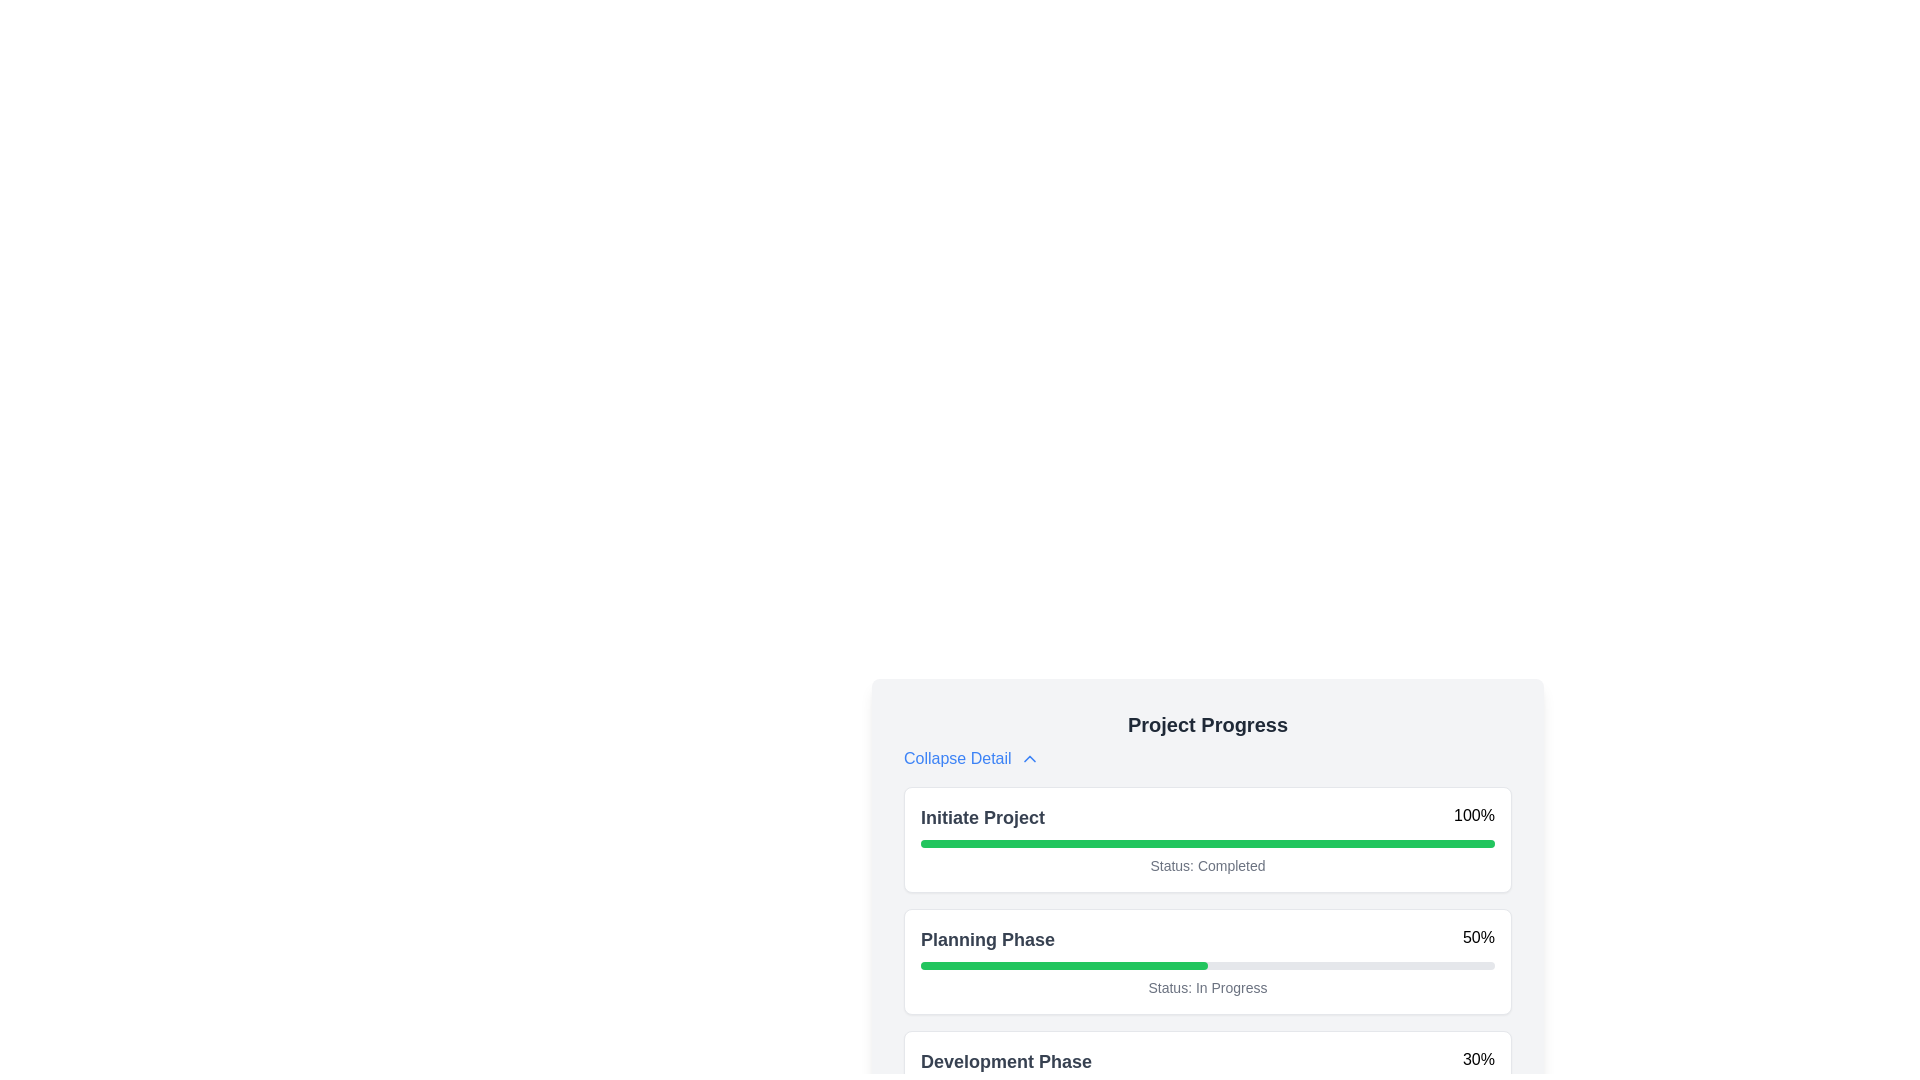  Describe the element at coordinates (1207, 986) in the screenshot. I see `the text label that reads 'Status: In Progress,' which is styled with a small font size and gray color, located below the progress bar within the 'Planning Phase' card` at that location.